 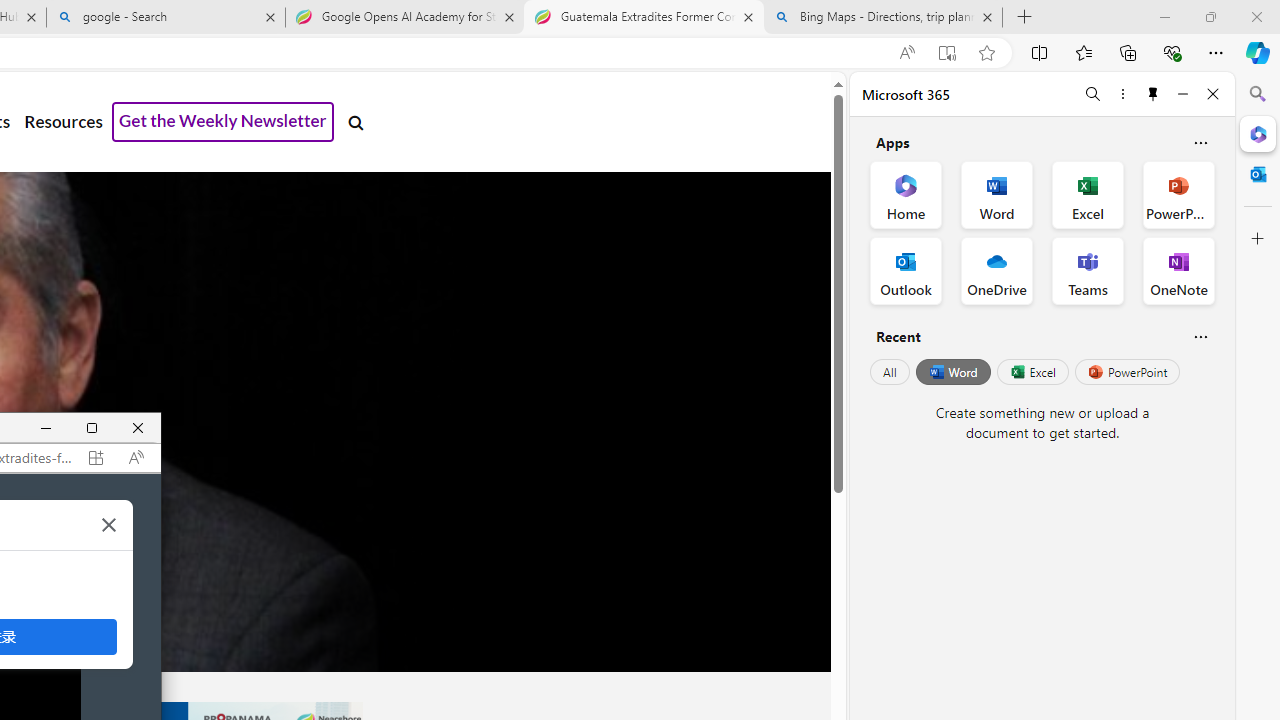 I want to click on 'PowerPoint', so click(x=1127, y=372).